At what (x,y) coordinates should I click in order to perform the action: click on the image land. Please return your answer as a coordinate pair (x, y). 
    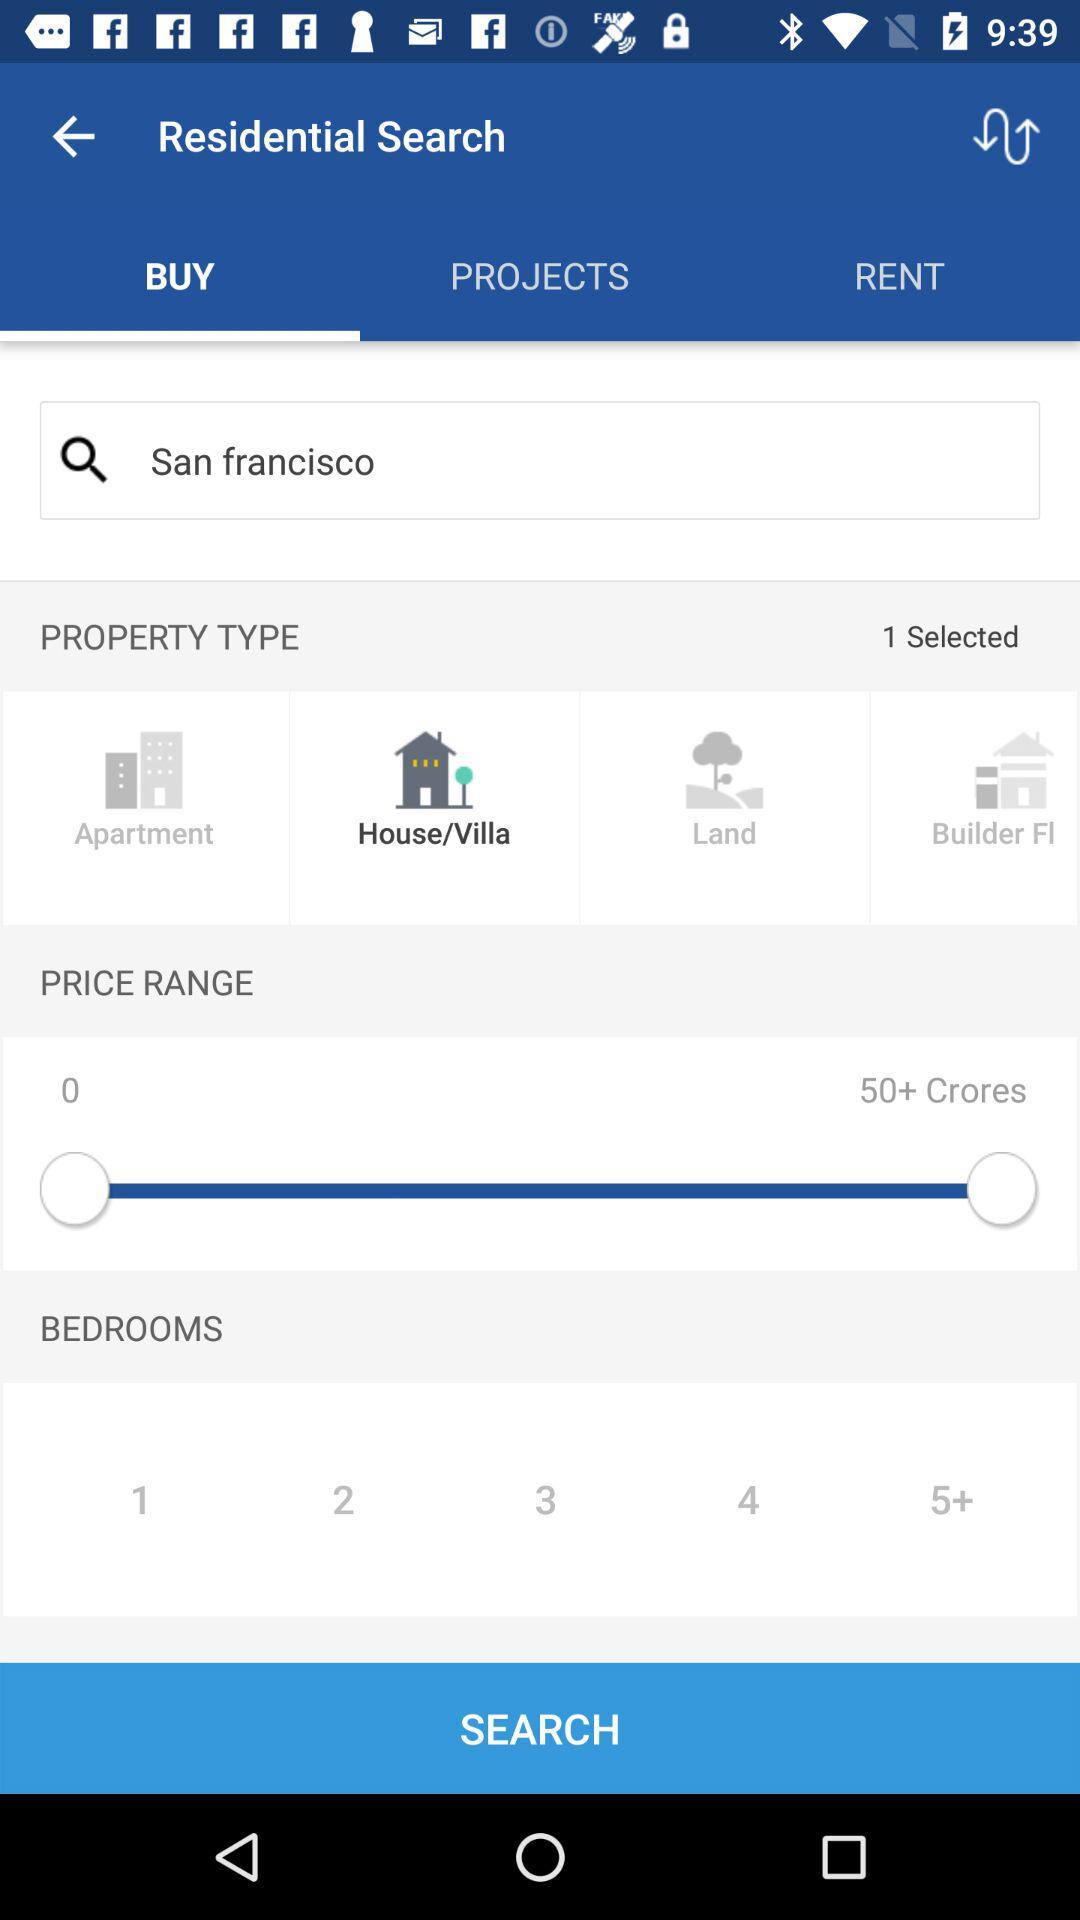
    Looking at the image, I should click on (725, 808).